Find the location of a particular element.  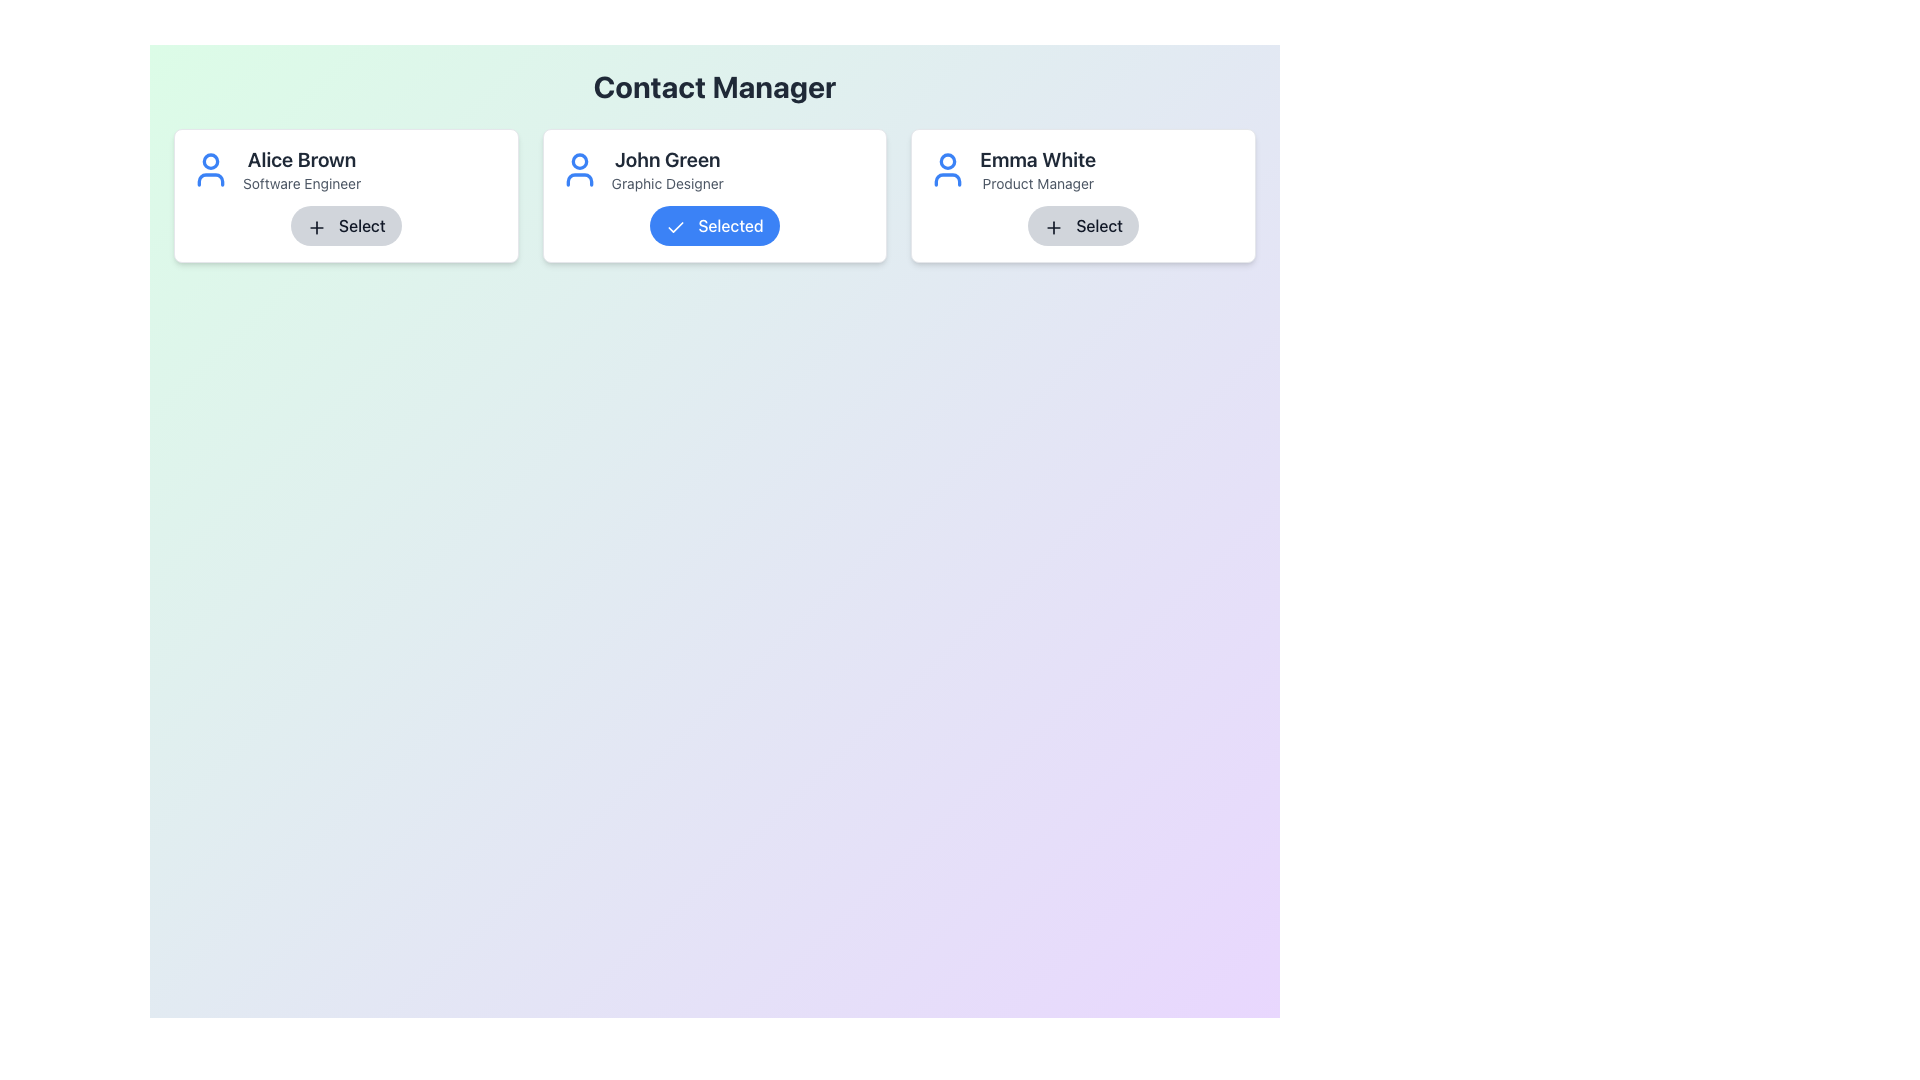

the text label displaying the job title of Alice Brown, located directly below her name within the first card on the left is located at coordinates (301, 184).